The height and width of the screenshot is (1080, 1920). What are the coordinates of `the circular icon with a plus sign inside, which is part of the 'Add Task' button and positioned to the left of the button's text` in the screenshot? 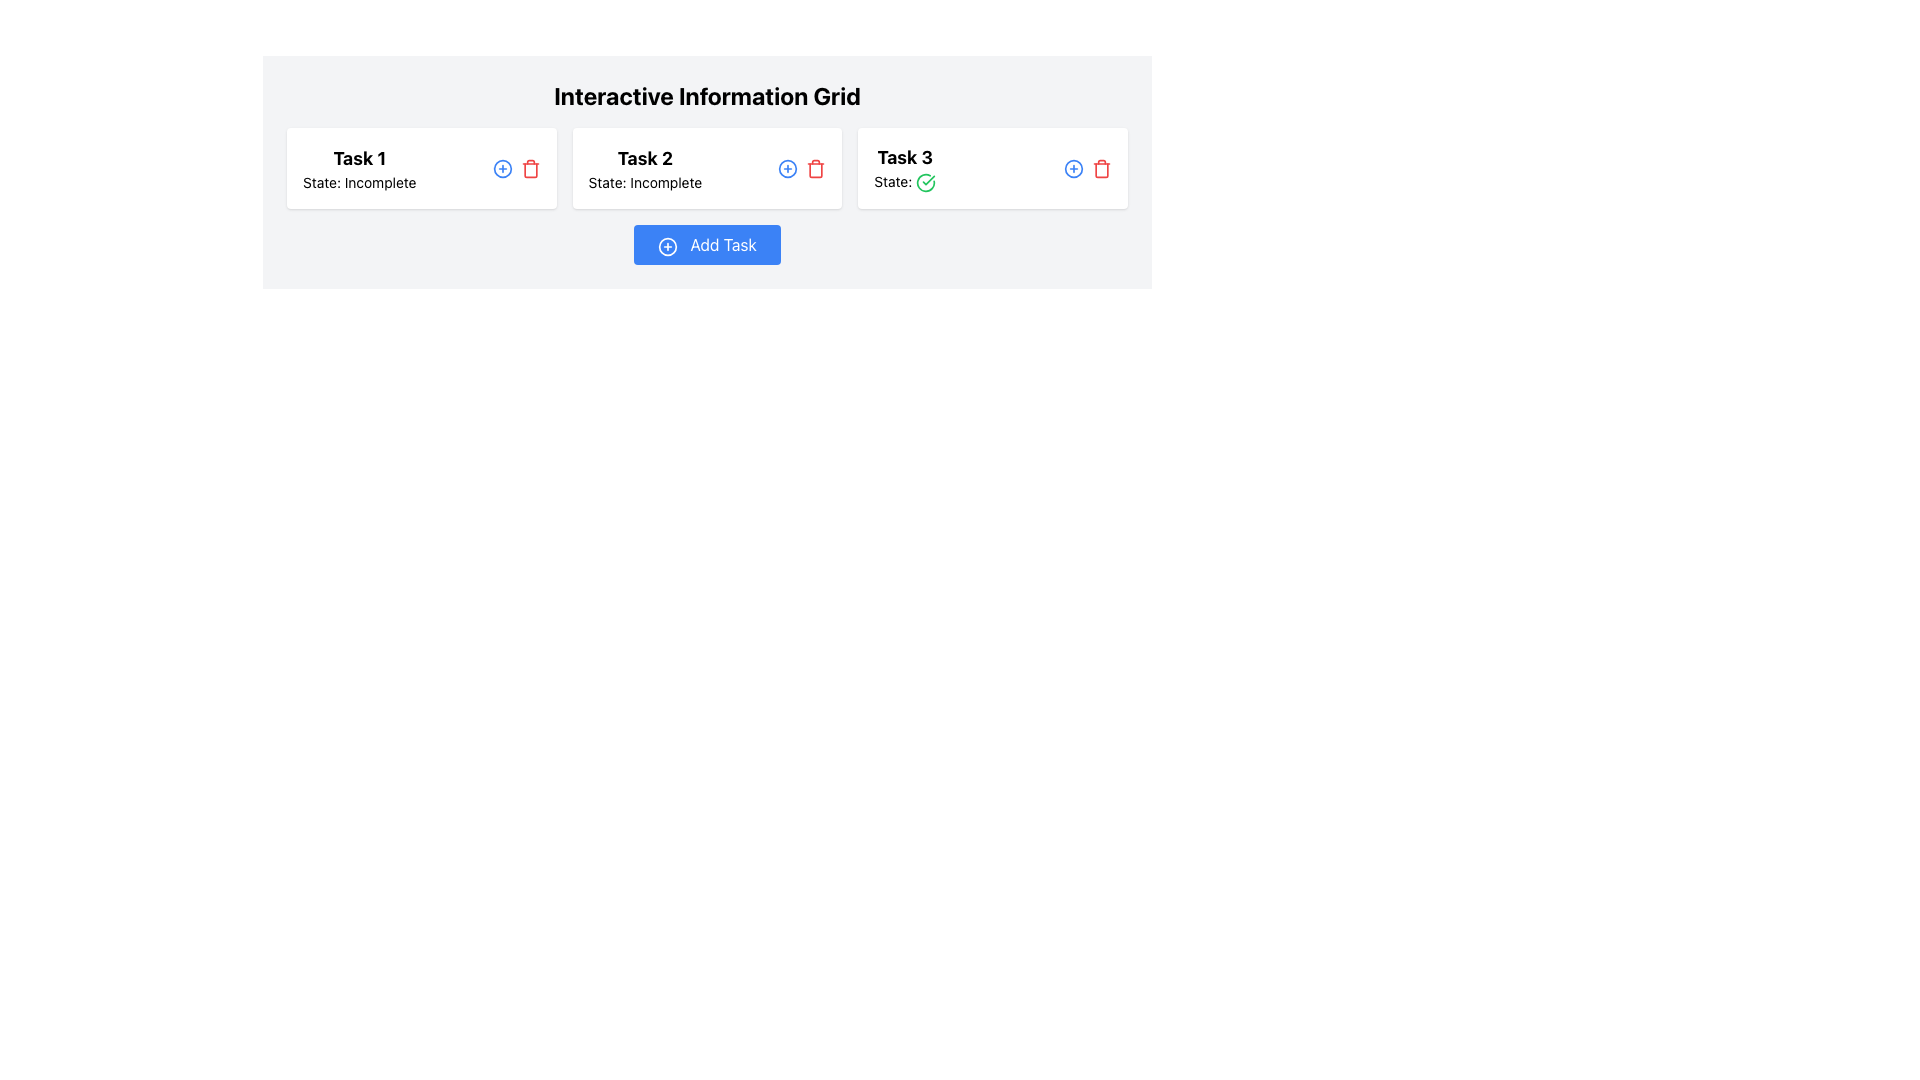 It's located at (668, 246).